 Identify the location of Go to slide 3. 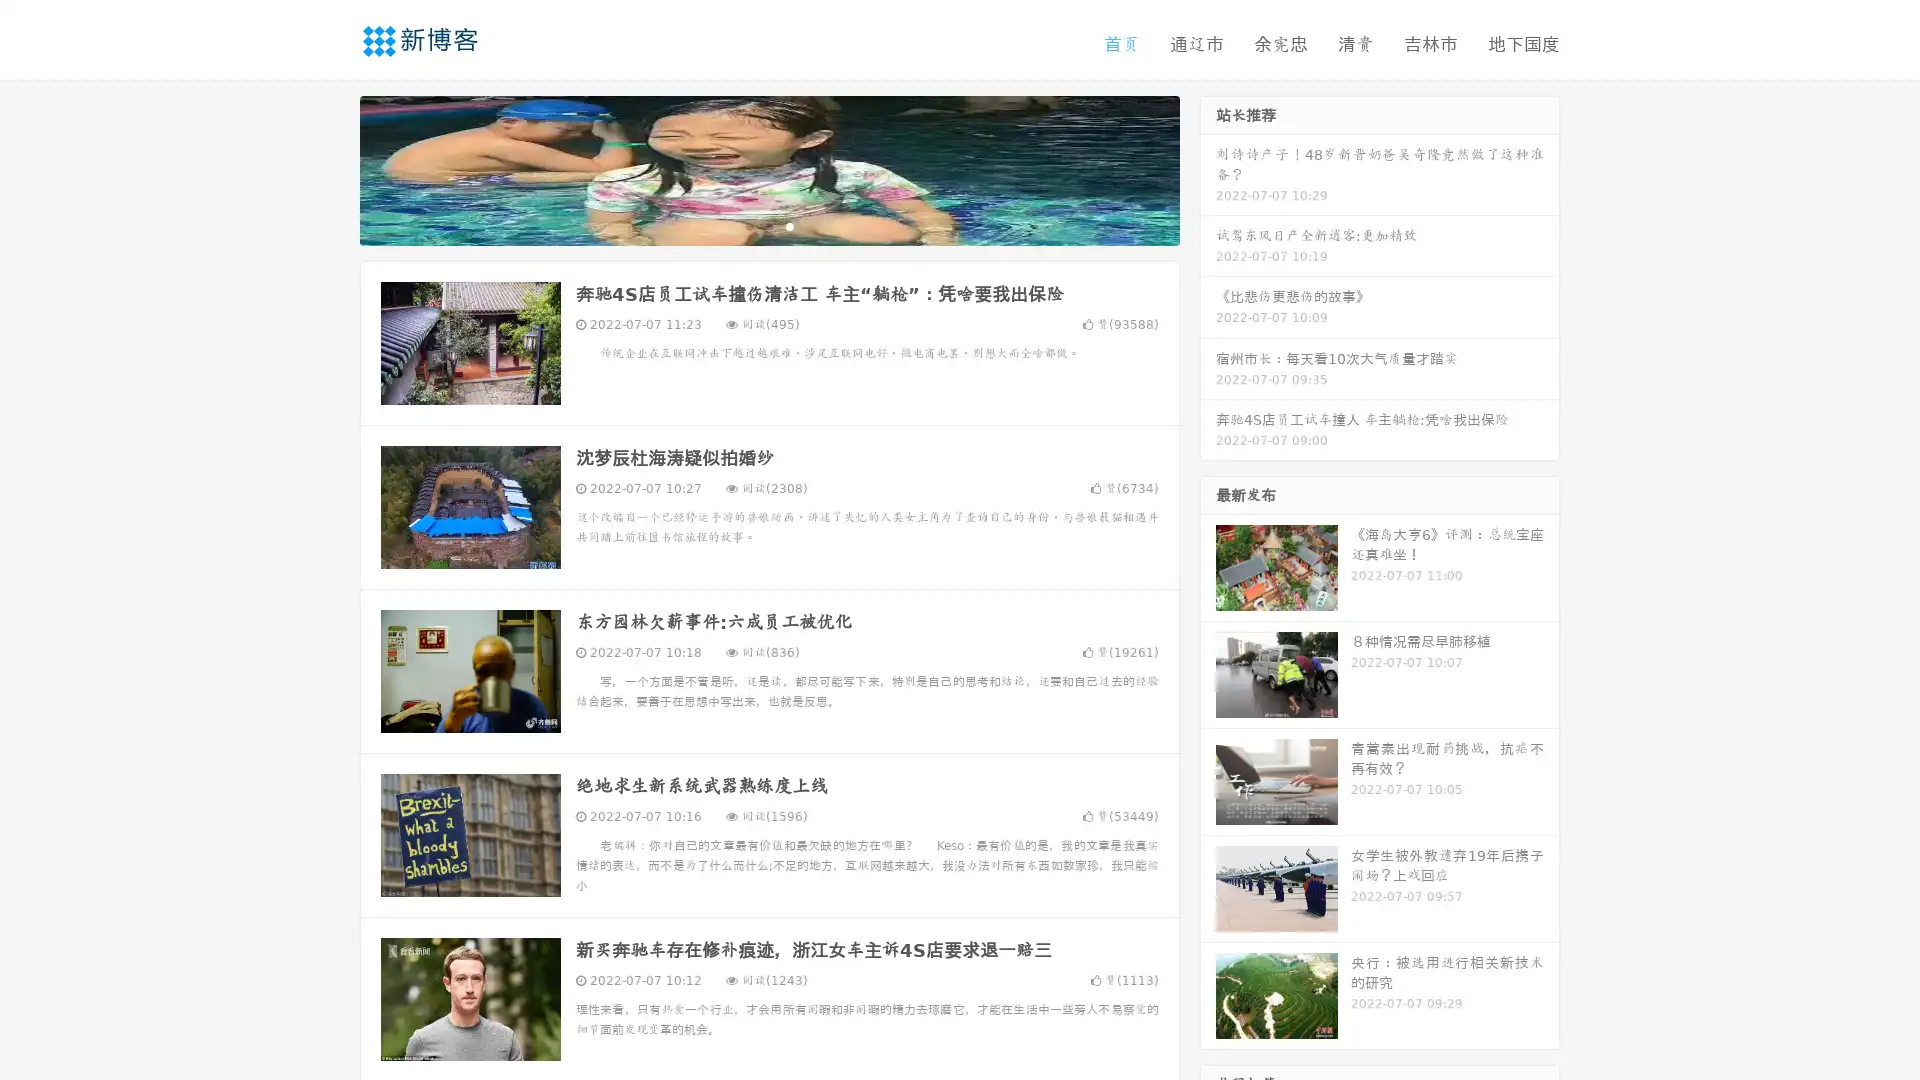
(789, 225).